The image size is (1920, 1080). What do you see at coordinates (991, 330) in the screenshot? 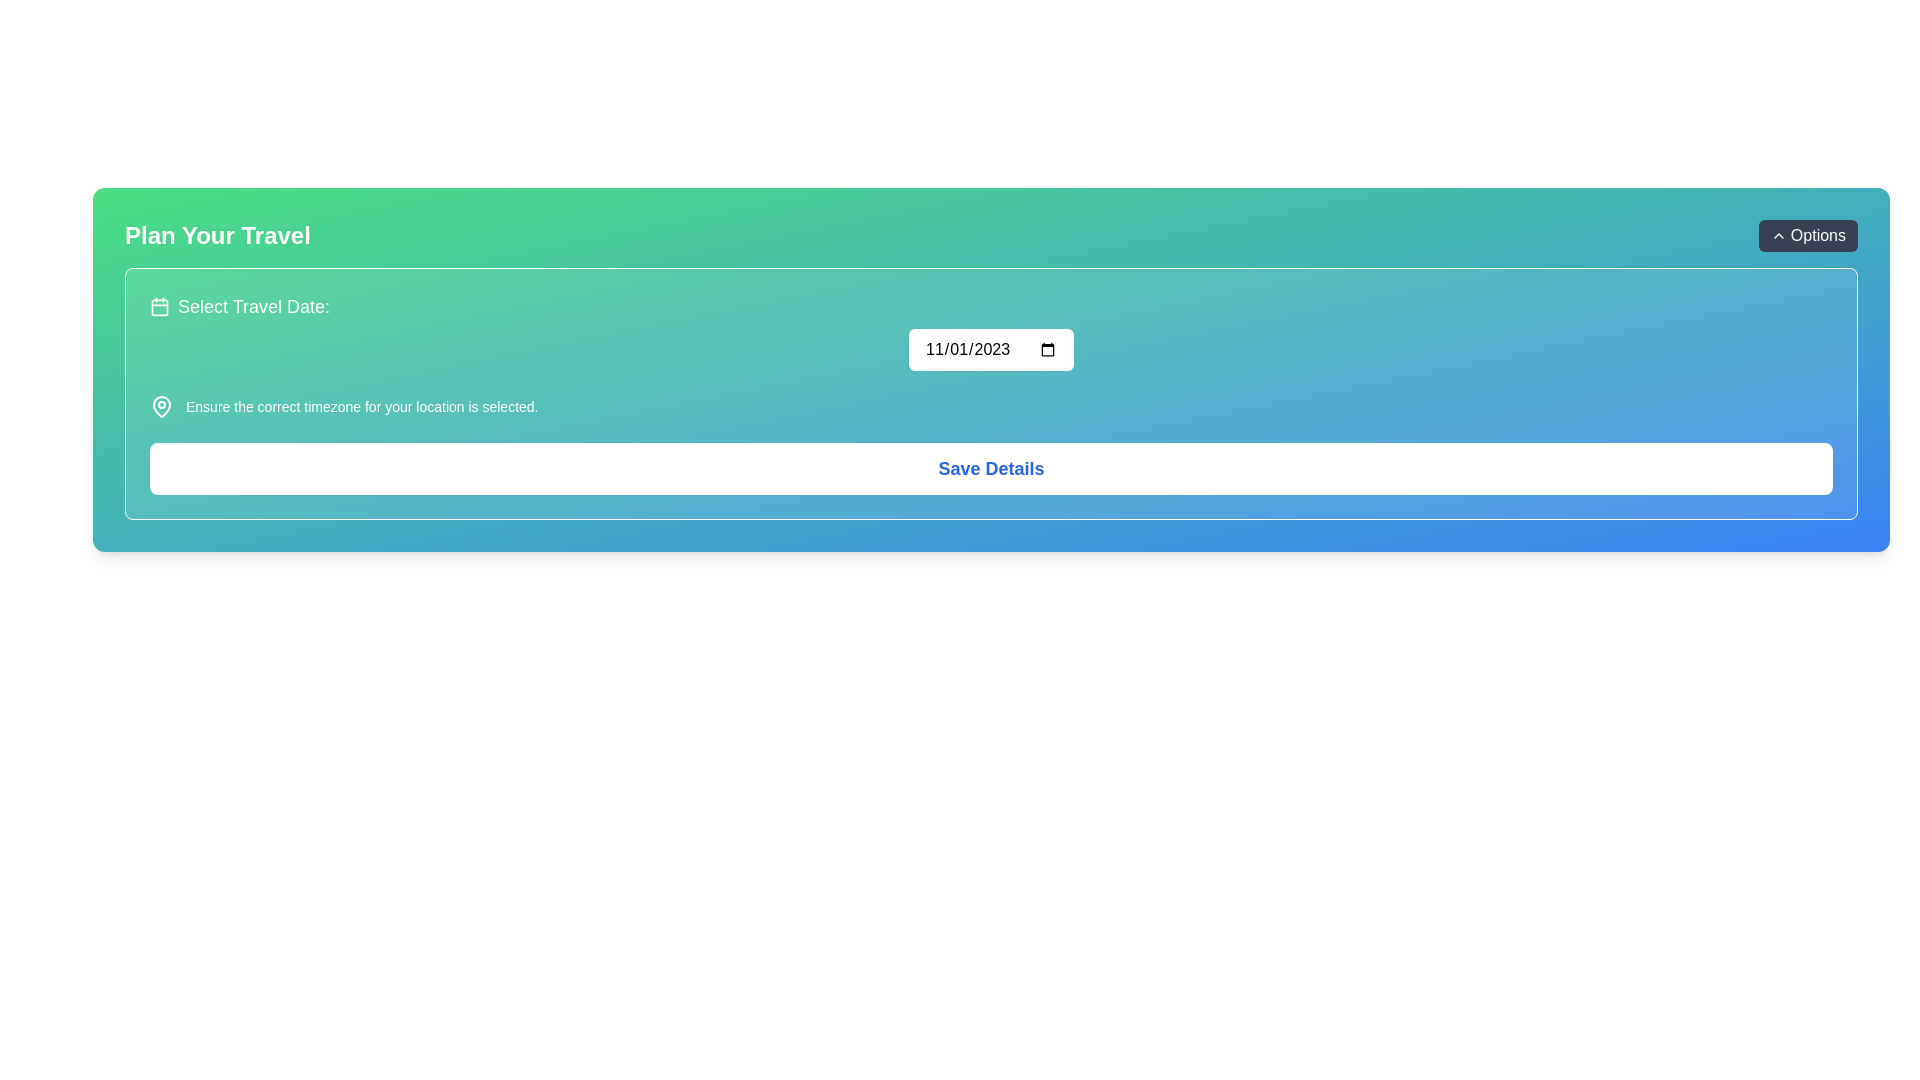
I see `a date from the calendar view of the date picker input field labeled 'Select Travel Date:' located in the upper portion of the 'Plan Your Travel' section` at bounding box center [991, 330].